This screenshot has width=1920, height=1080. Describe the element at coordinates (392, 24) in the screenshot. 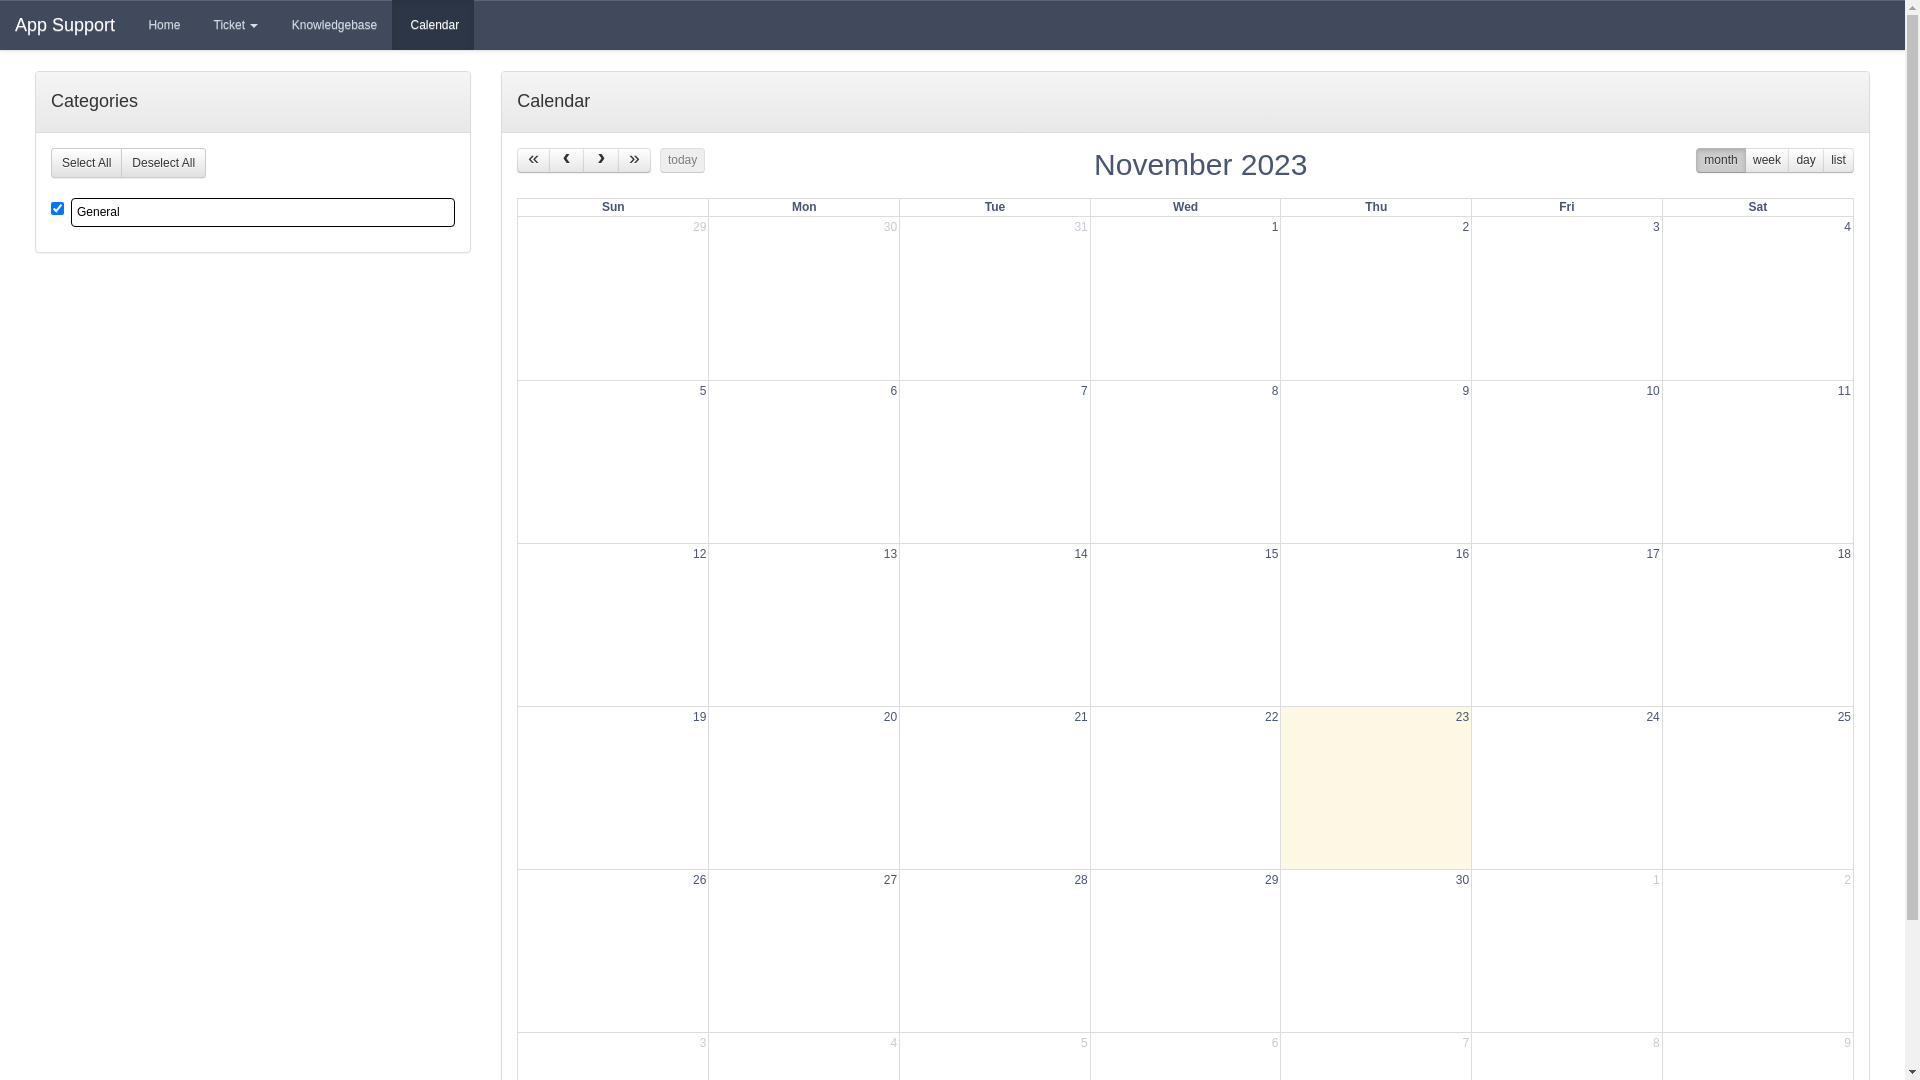

I see `' Calendar'` at that location.